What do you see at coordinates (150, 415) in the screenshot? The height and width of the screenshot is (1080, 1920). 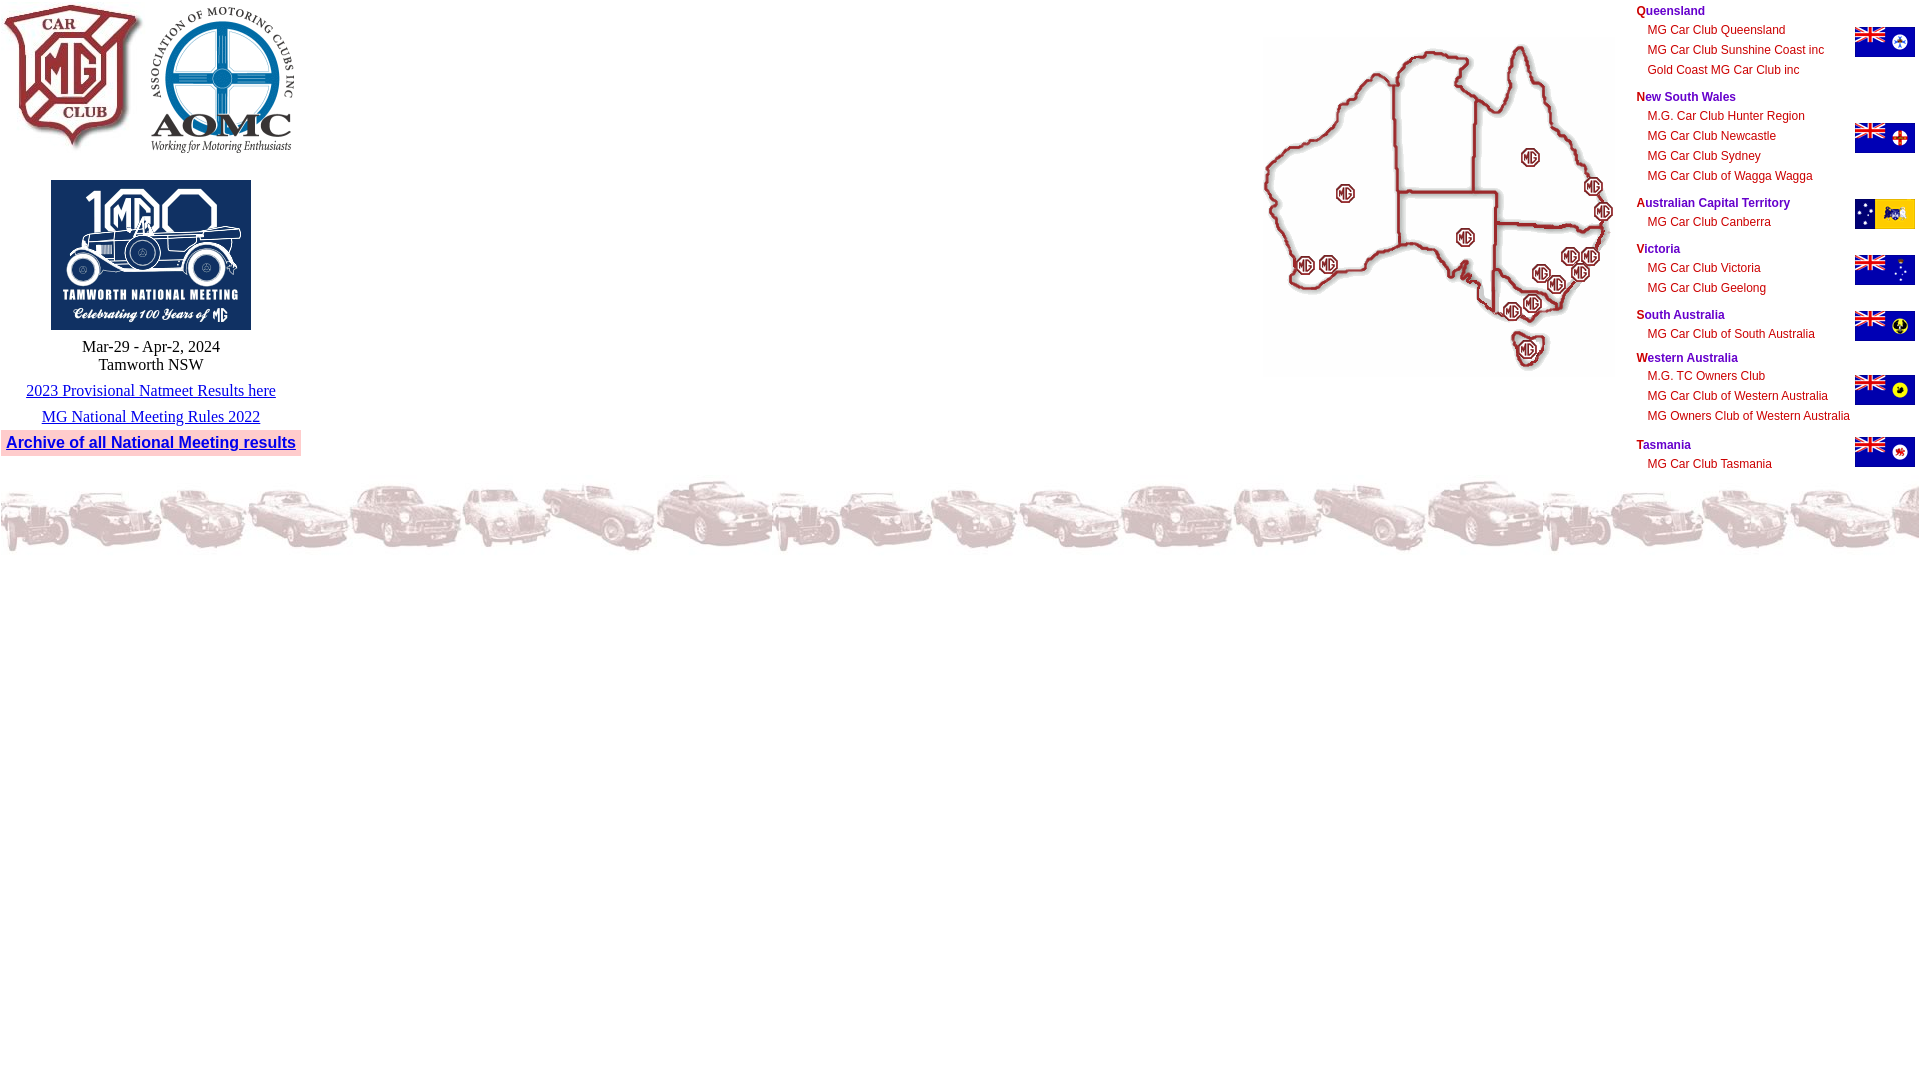 I see `'MG National Meeting Rules 2022'` at bounding box center [150, 415].